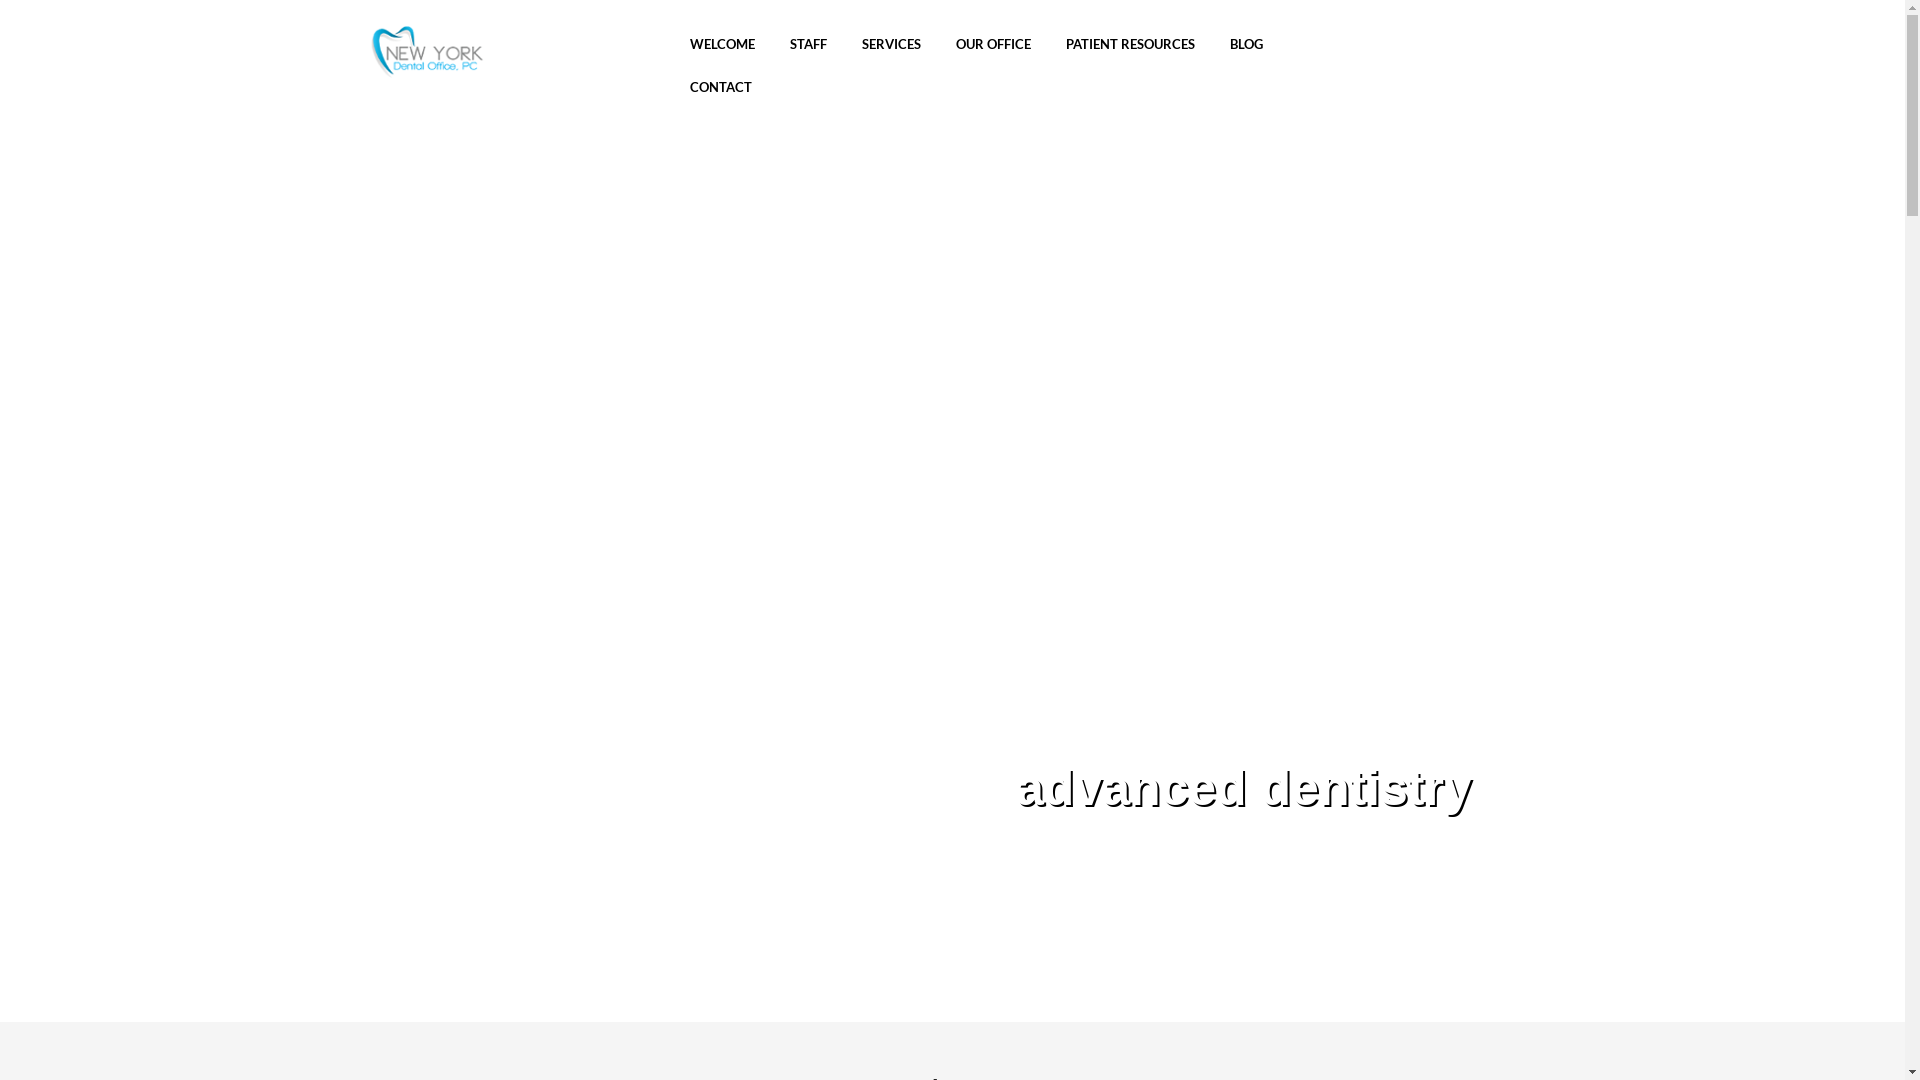 This screenshot has height=1080, width=1920. What do you see at coordinates (720, 88) in the screenshot?
I see `'CONTACT'` at bounding box center [720, 88].